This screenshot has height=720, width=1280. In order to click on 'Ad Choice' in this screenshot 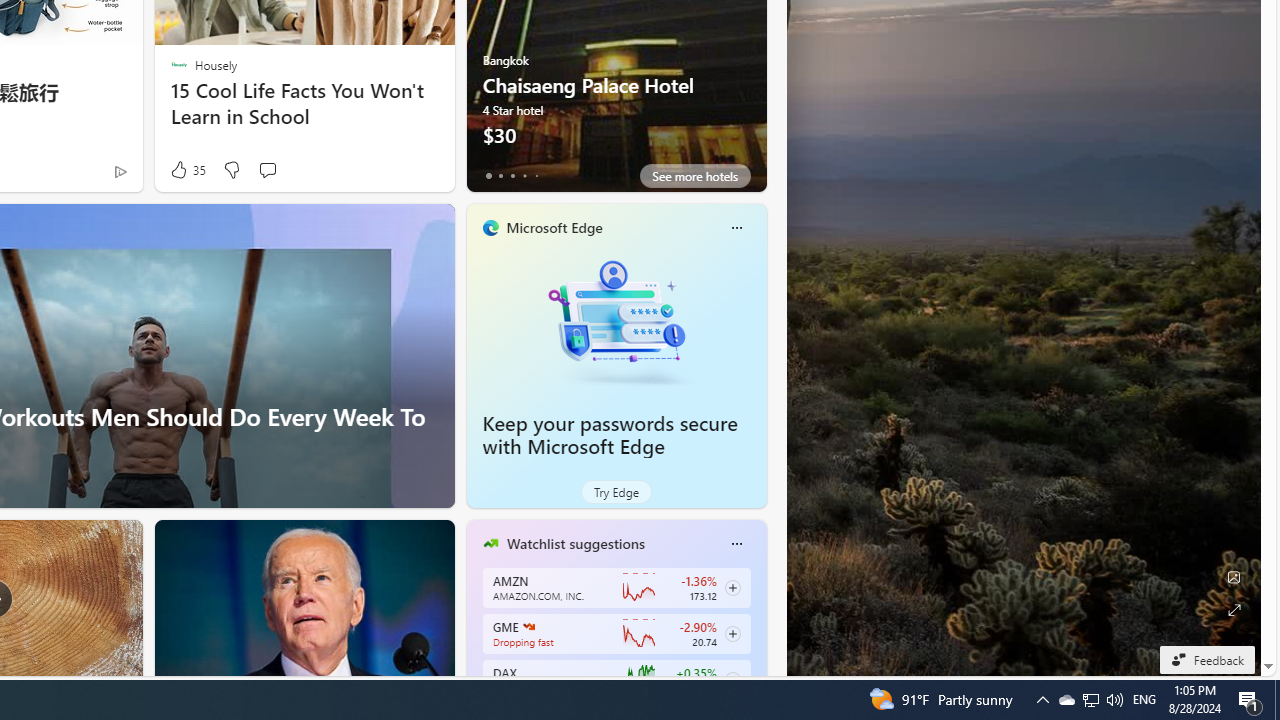, I will do `click(119, 170)`.